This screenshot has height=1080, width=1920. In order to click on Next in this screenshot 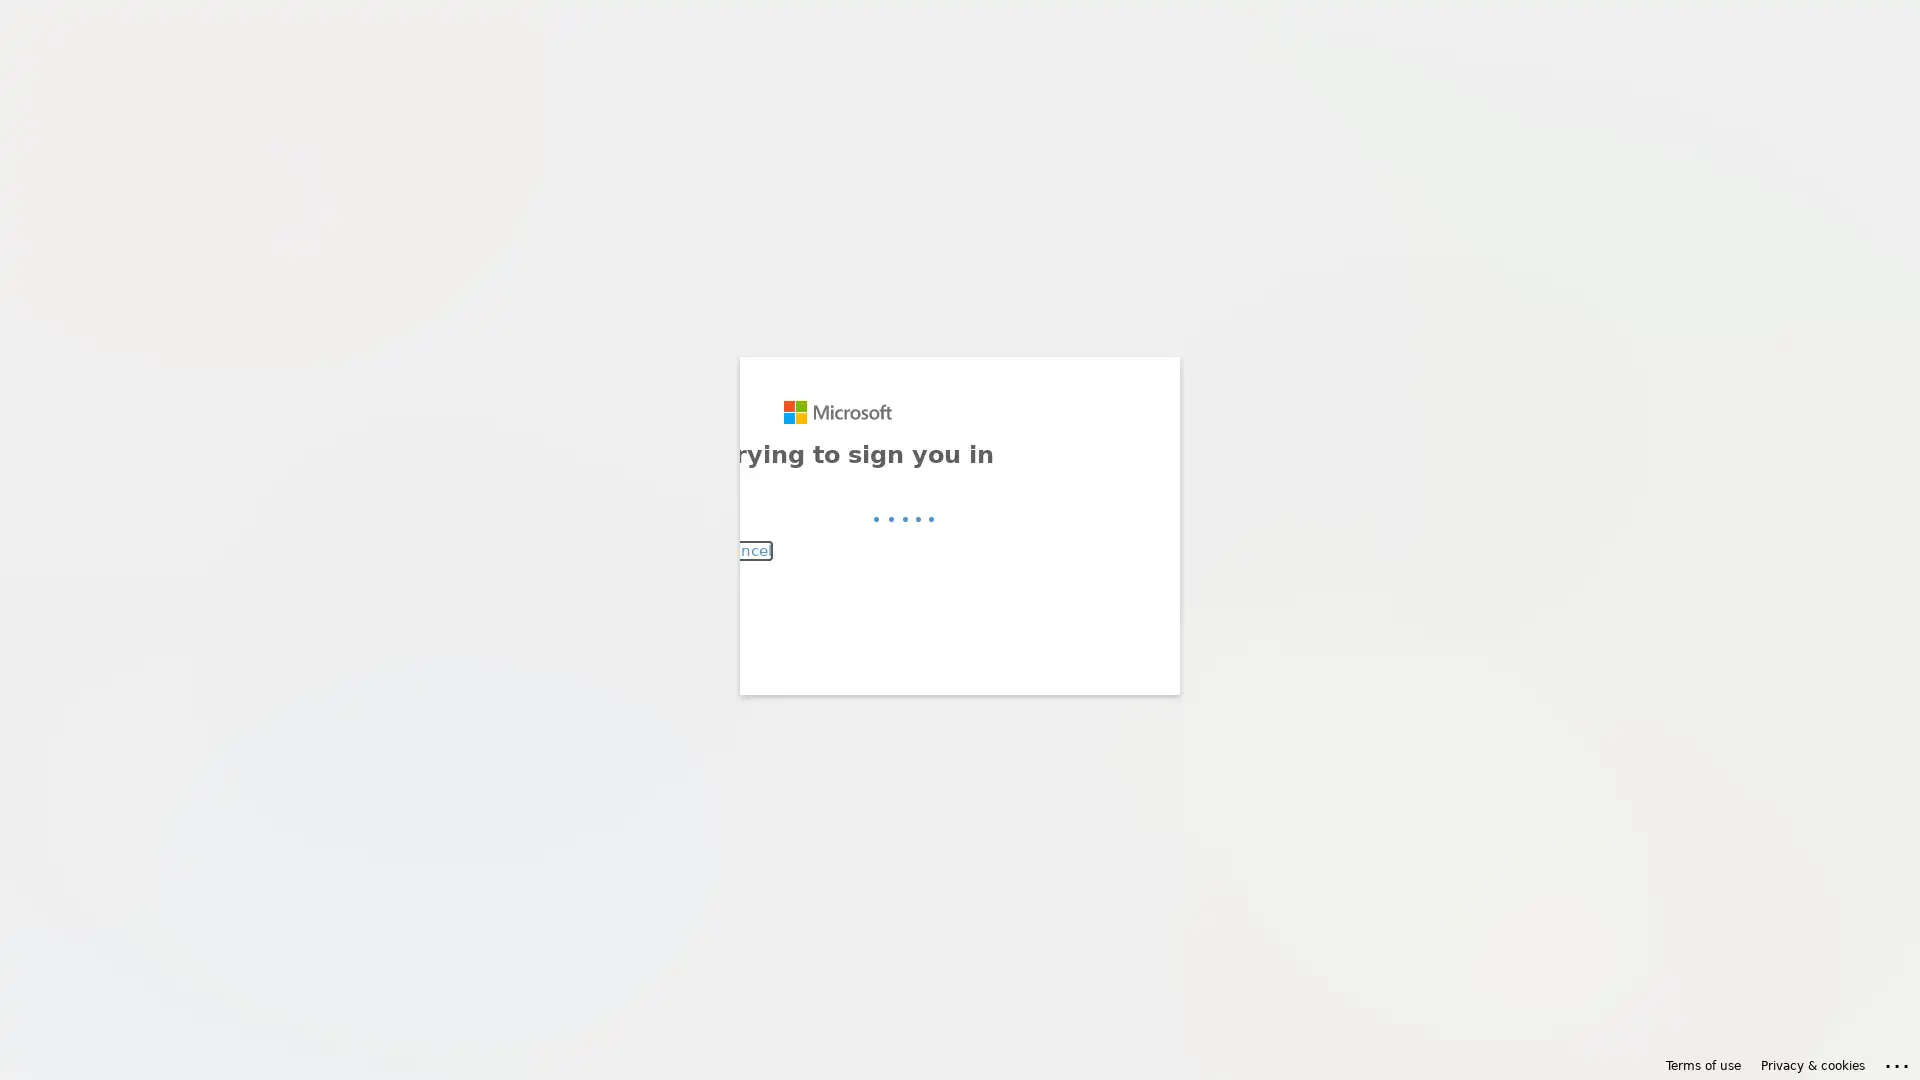, I will do `click(1080, 596)`.